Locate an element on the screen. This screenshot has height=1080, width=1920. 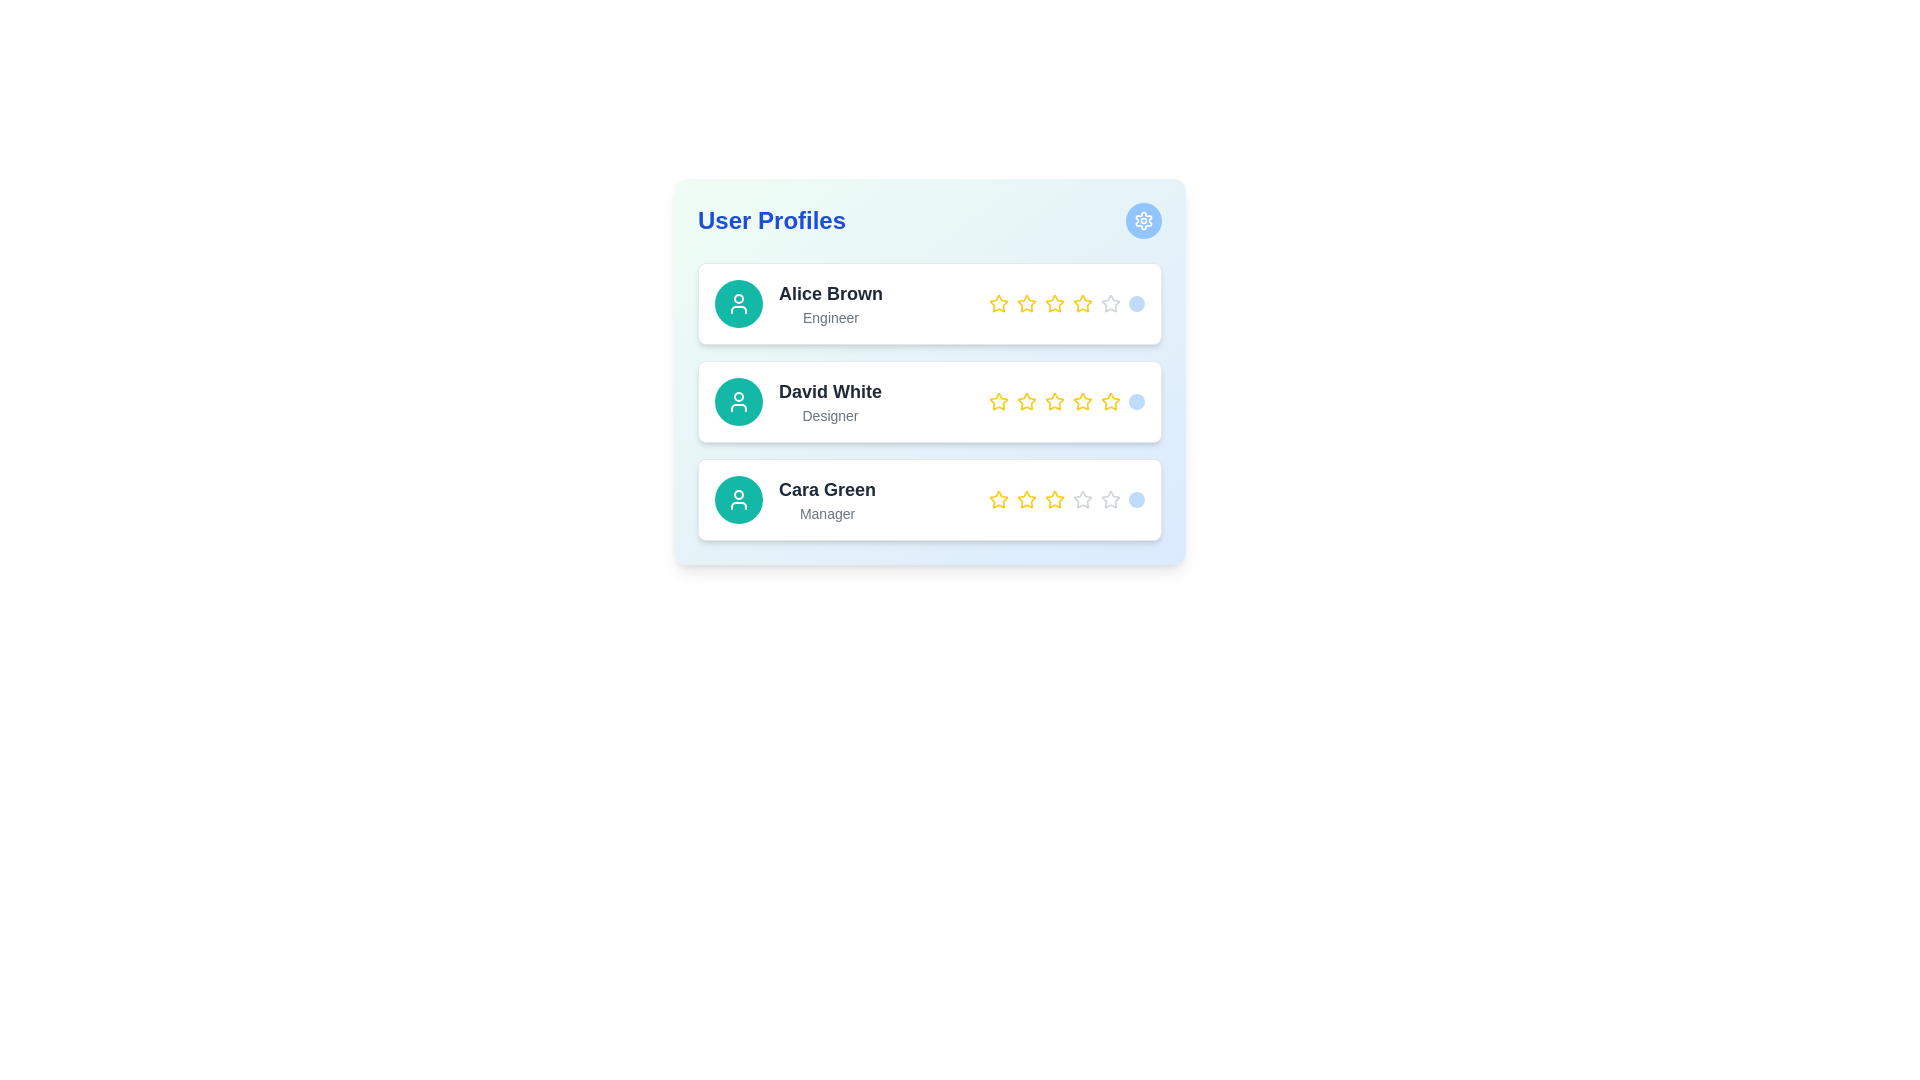
the yellow star icon, which is the second star in the rating row for 'Alice Brown', despite dragging being uncommon for rating icons is located at coordinates (1027, 304).